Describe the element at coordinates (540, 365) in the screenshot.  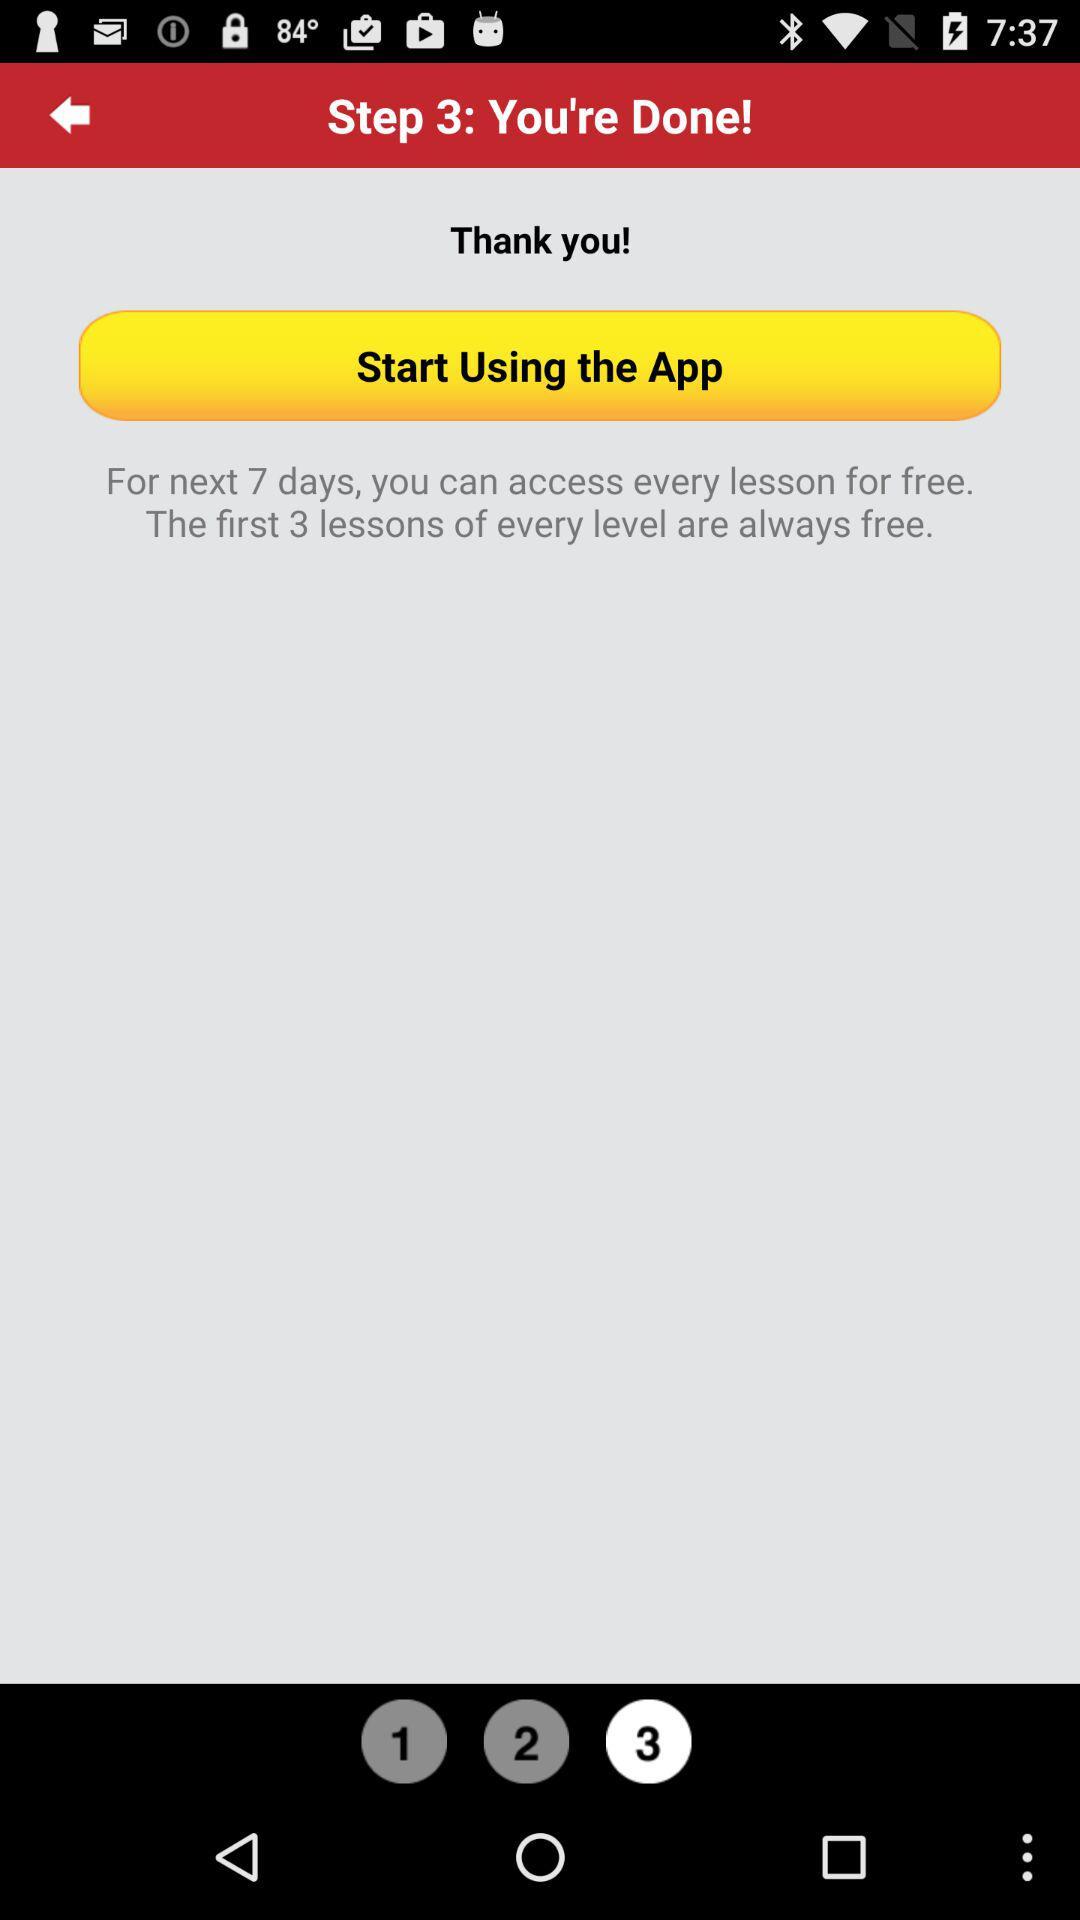
I see `the app below thank you! icon` at that location.